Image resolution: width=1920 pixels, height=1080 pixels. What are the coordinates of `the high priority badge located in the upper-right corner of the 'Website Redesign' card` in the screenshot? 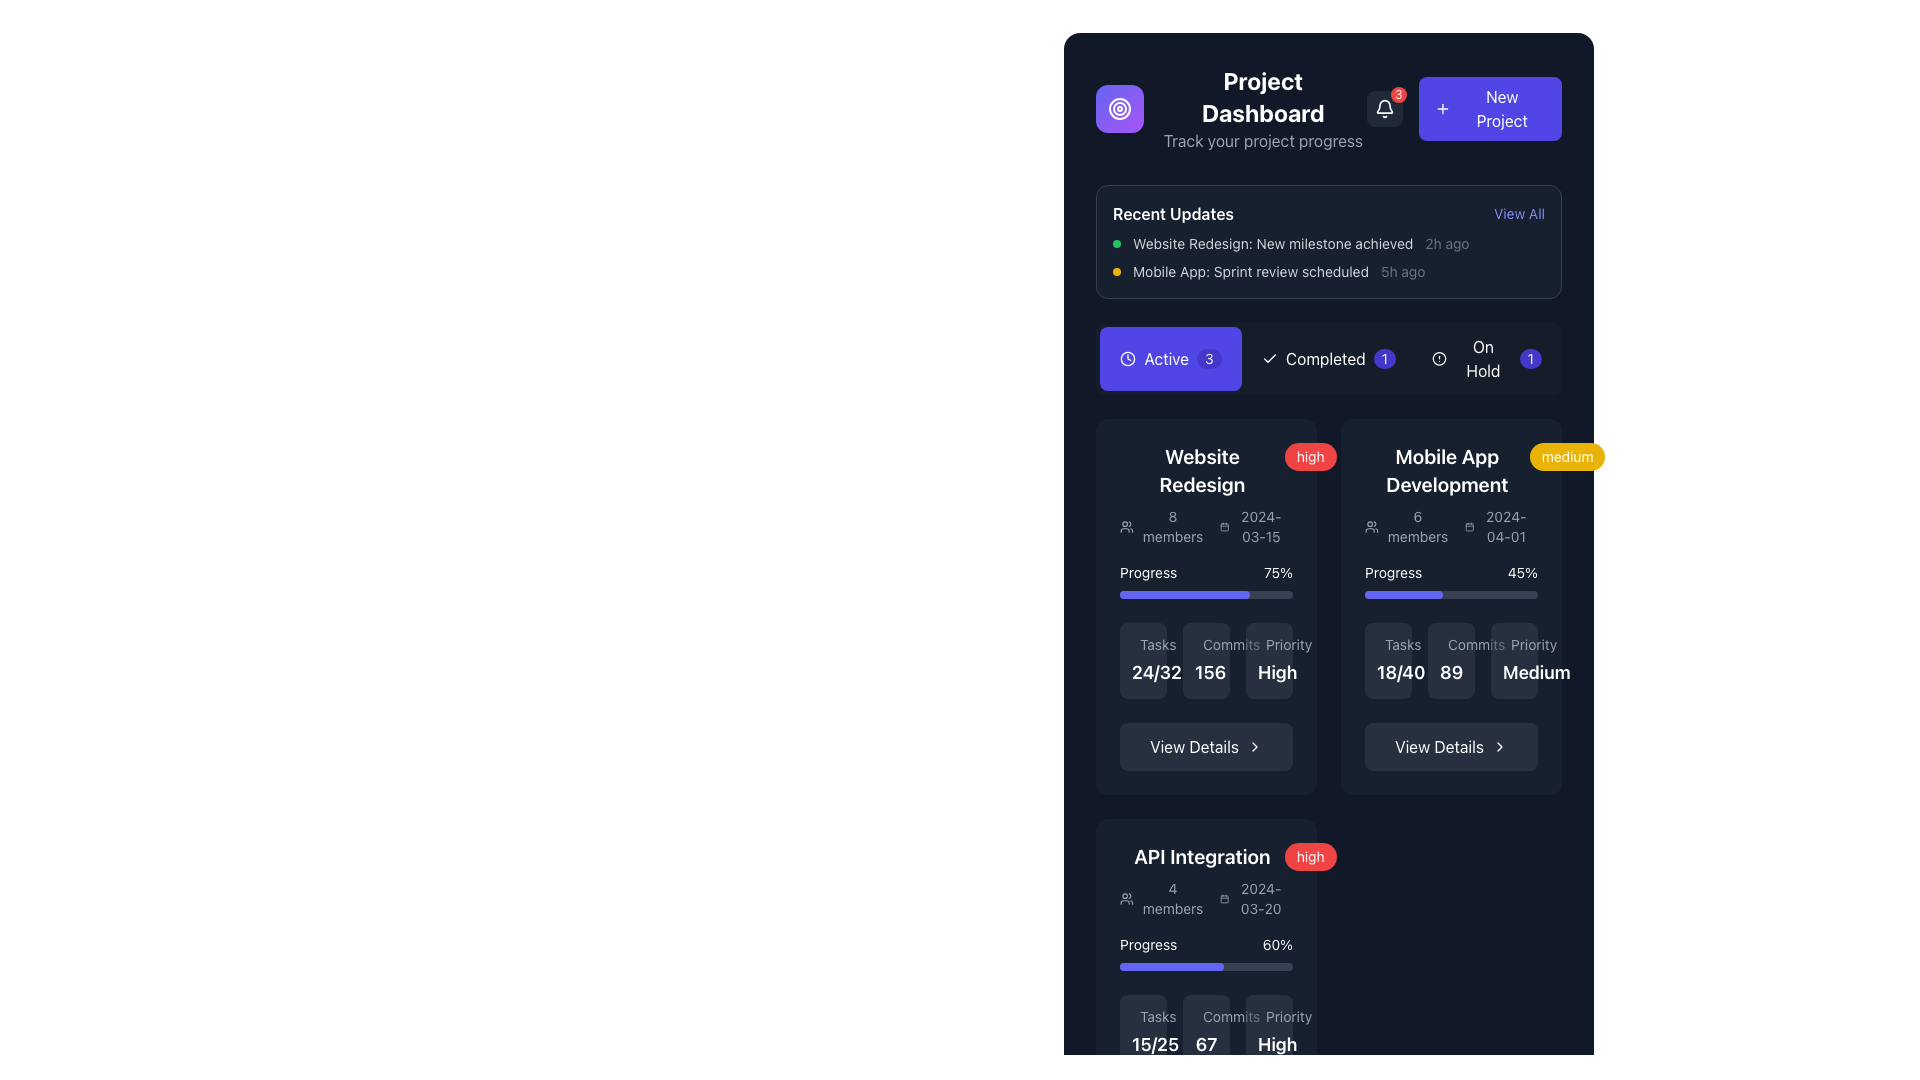 It's located at (1310, 456).